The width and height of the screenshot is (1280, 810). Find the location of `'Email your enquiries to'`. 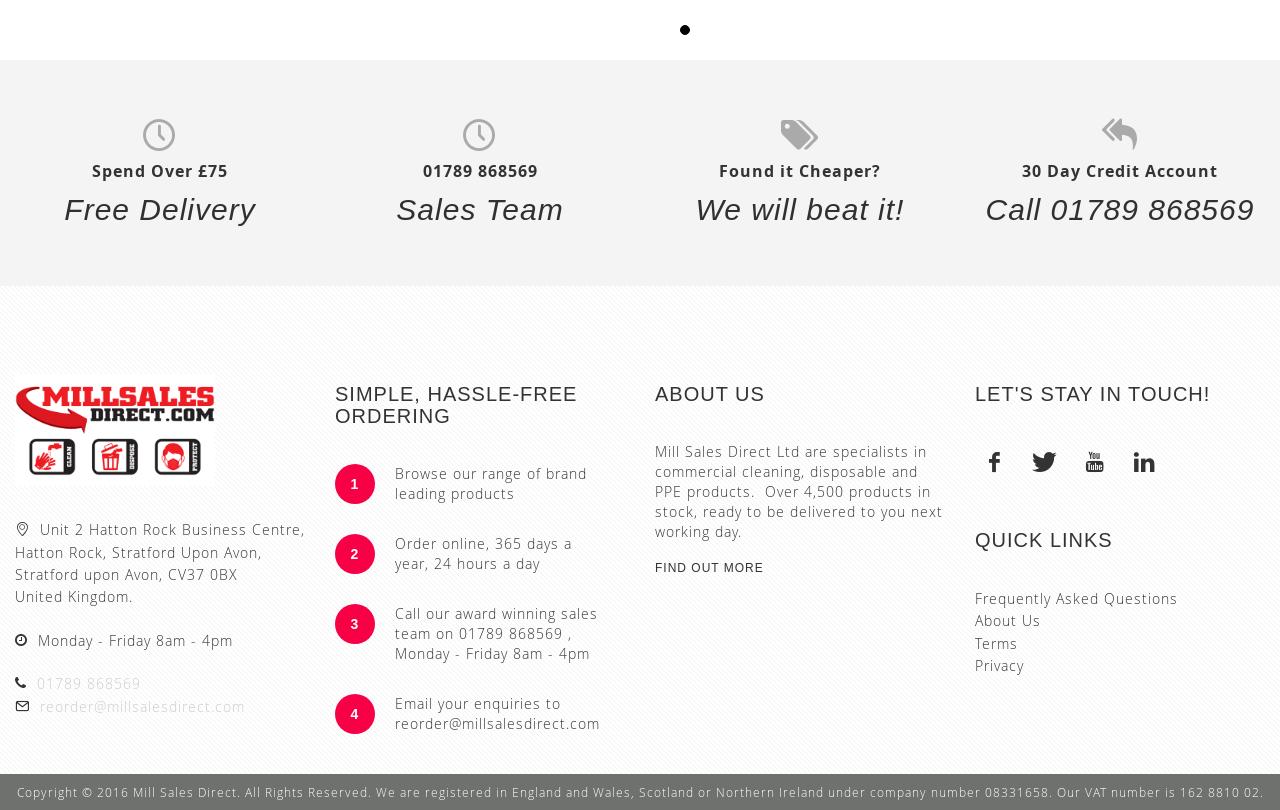

'Email your enquiries to' is located at coordinates (476, 702).